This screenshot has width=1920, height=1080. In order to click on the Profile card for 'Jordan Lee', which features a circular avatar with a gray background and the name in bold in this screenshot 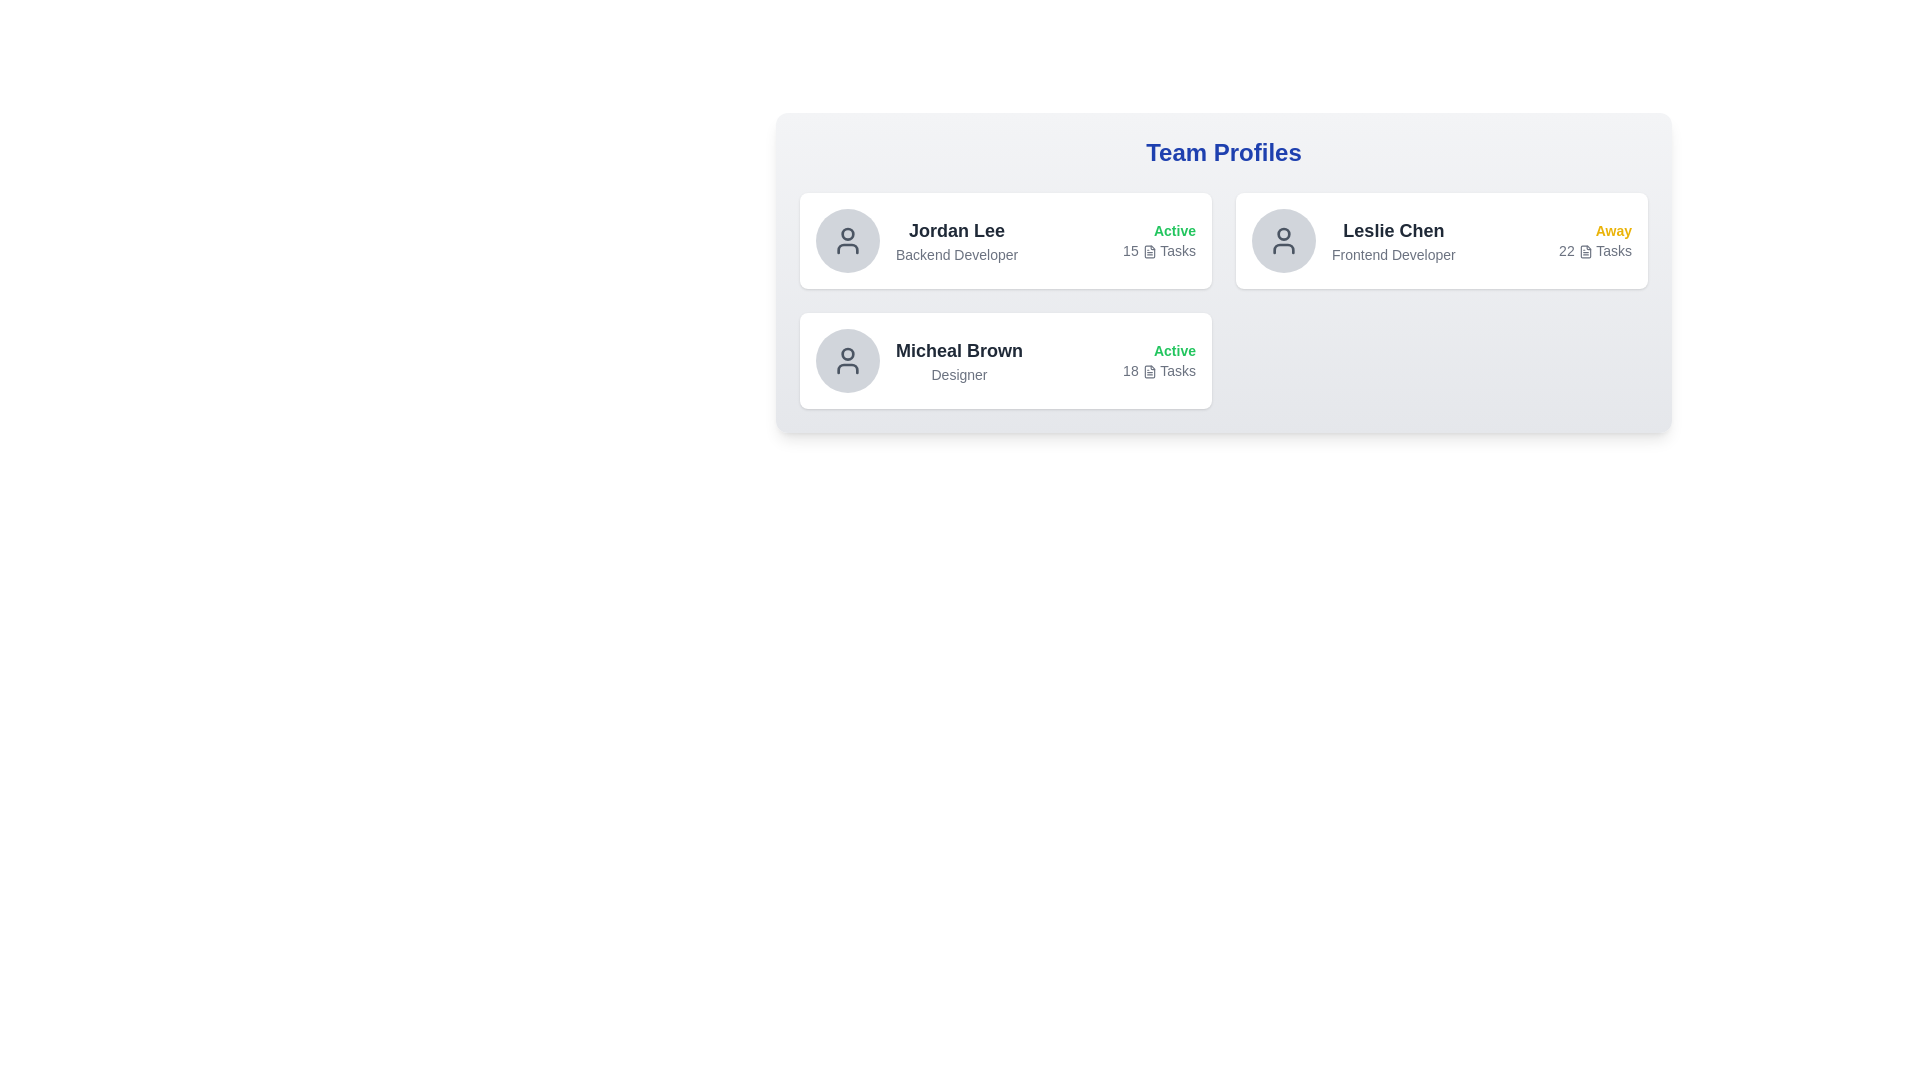, I will do `click(916, 239)`.